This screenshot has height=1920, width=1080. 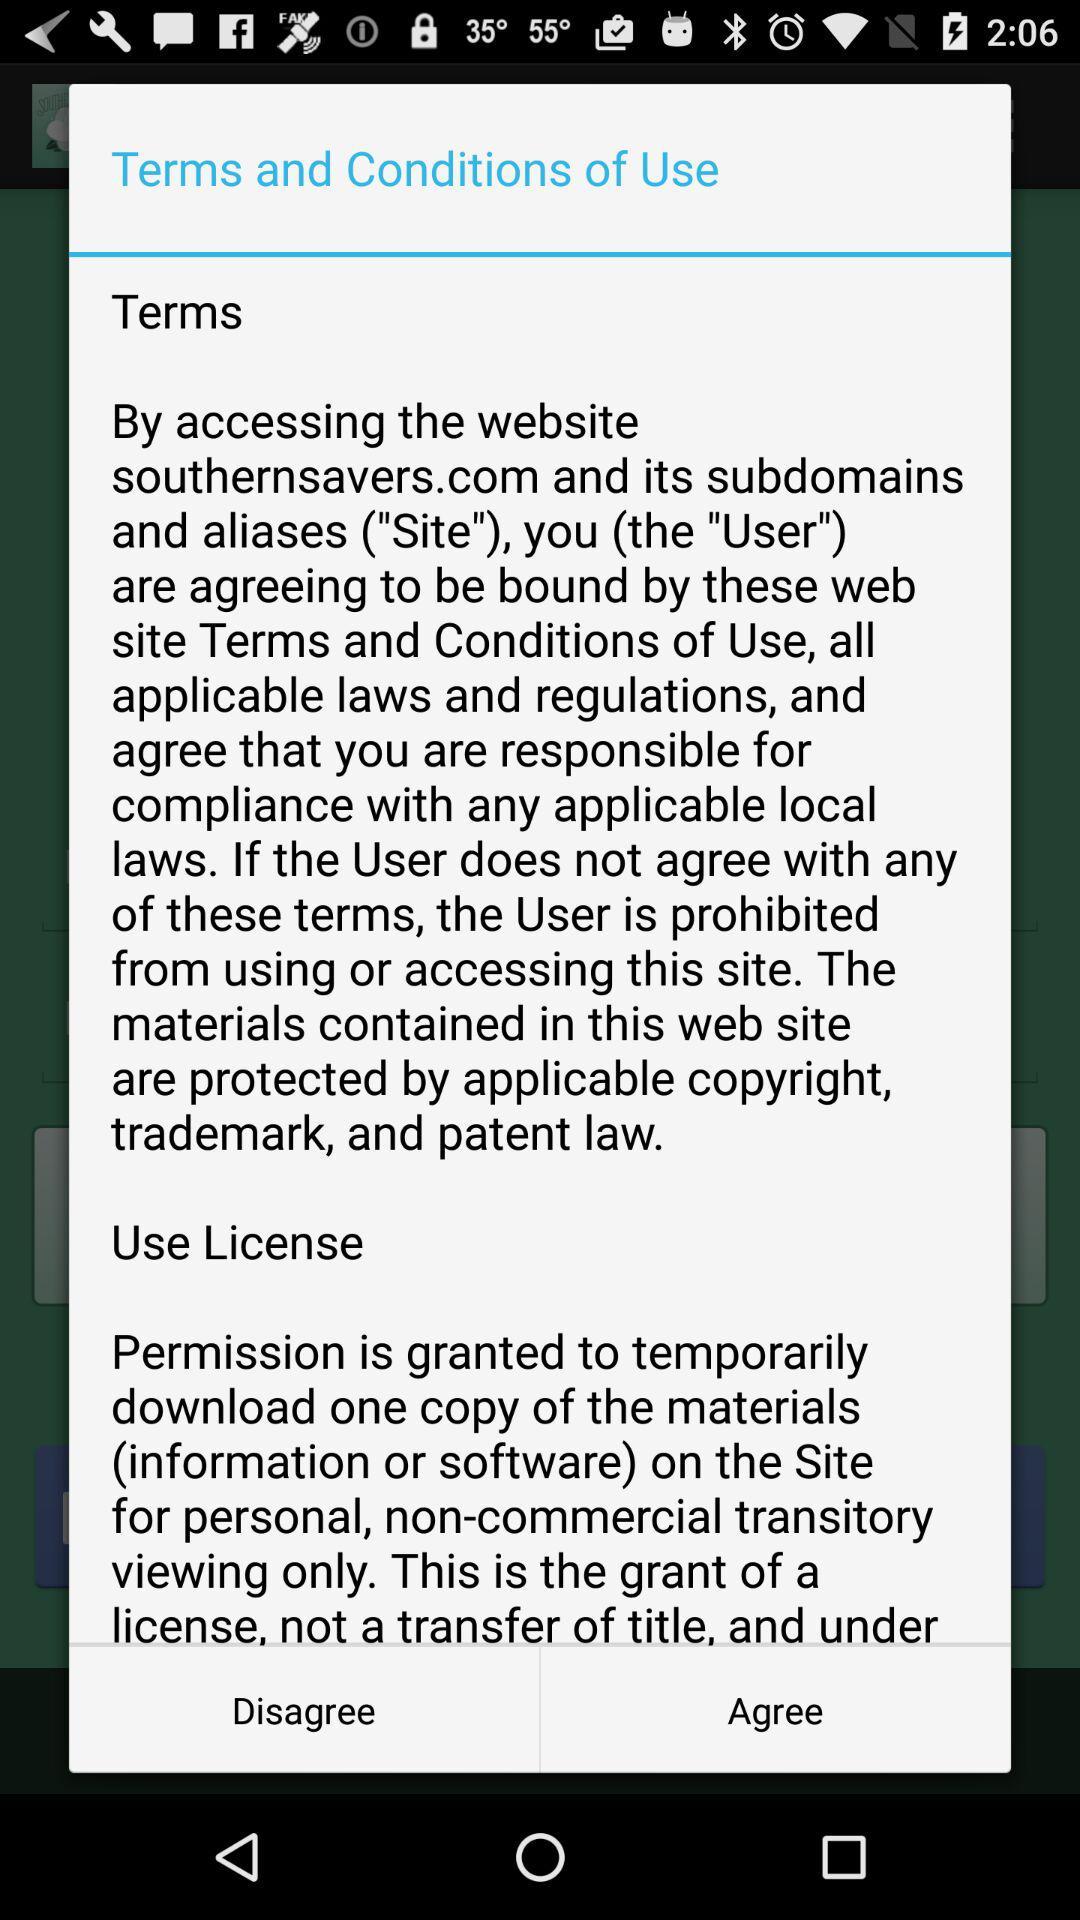 I want to click on the item below terms by accessing icon, so click(x=304, y=1708).